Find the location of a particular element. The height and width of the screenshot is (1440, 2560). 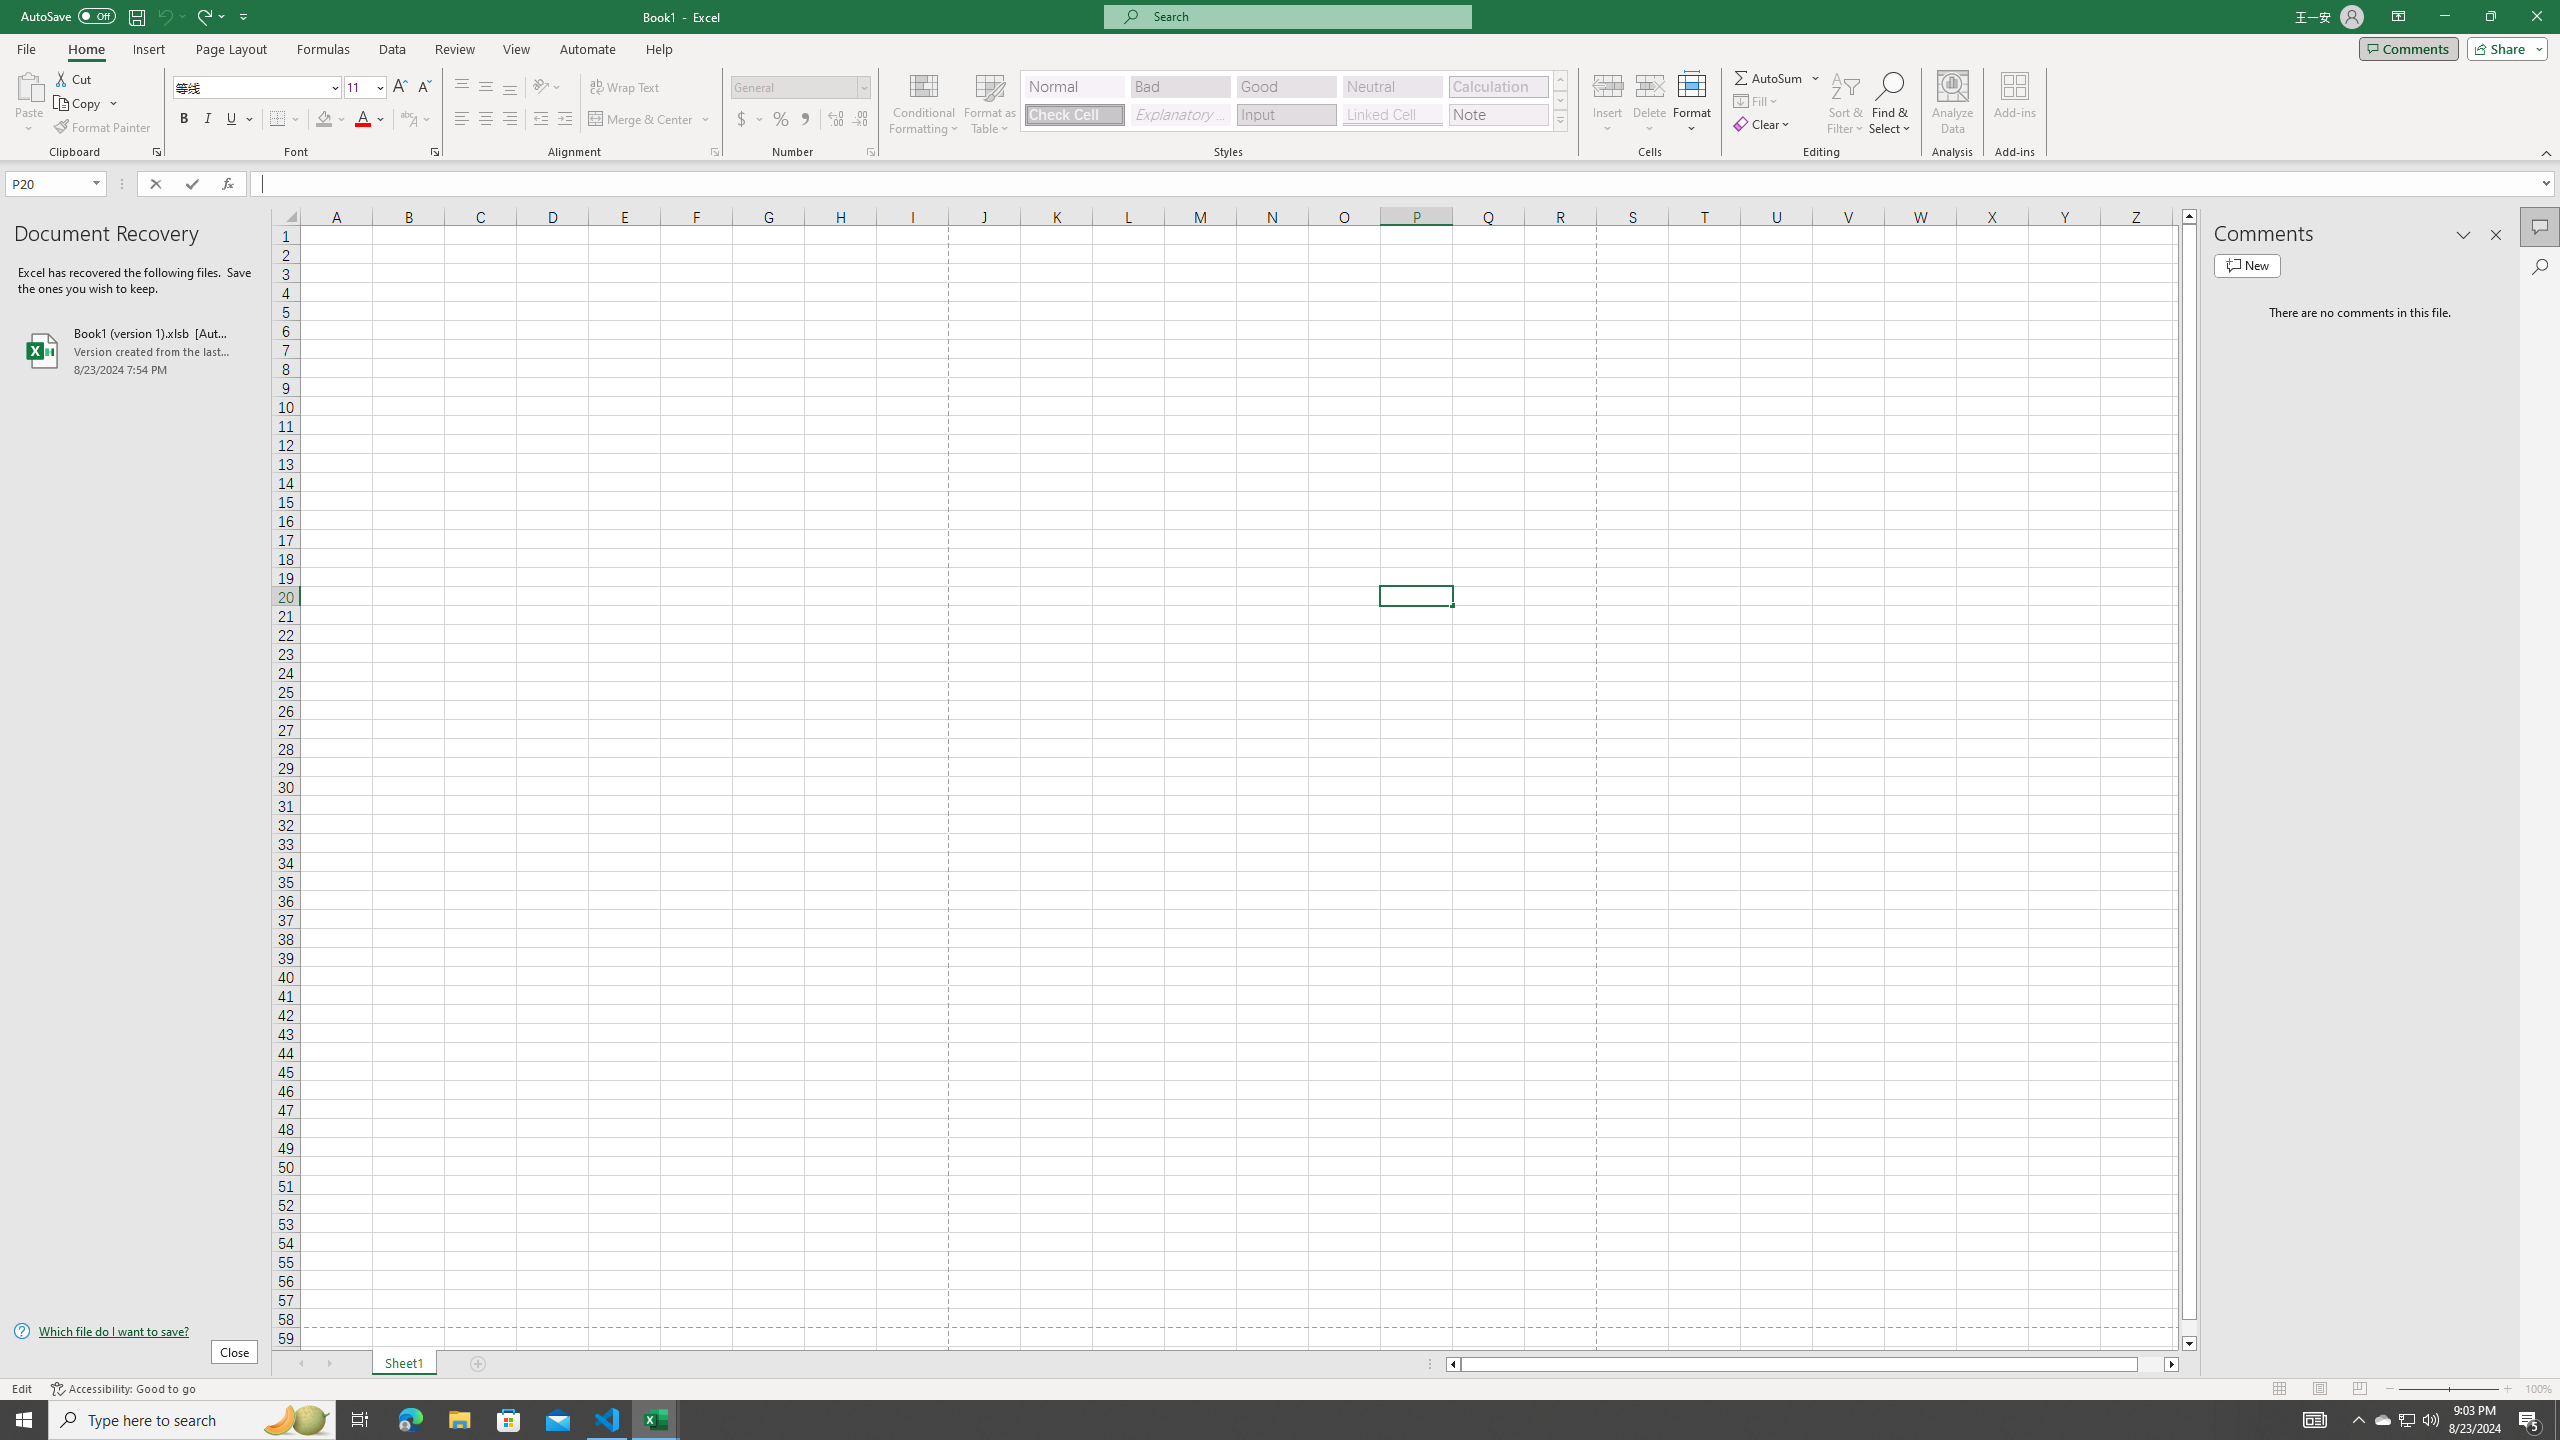

'Share' is located at coordinates (2502, 47).